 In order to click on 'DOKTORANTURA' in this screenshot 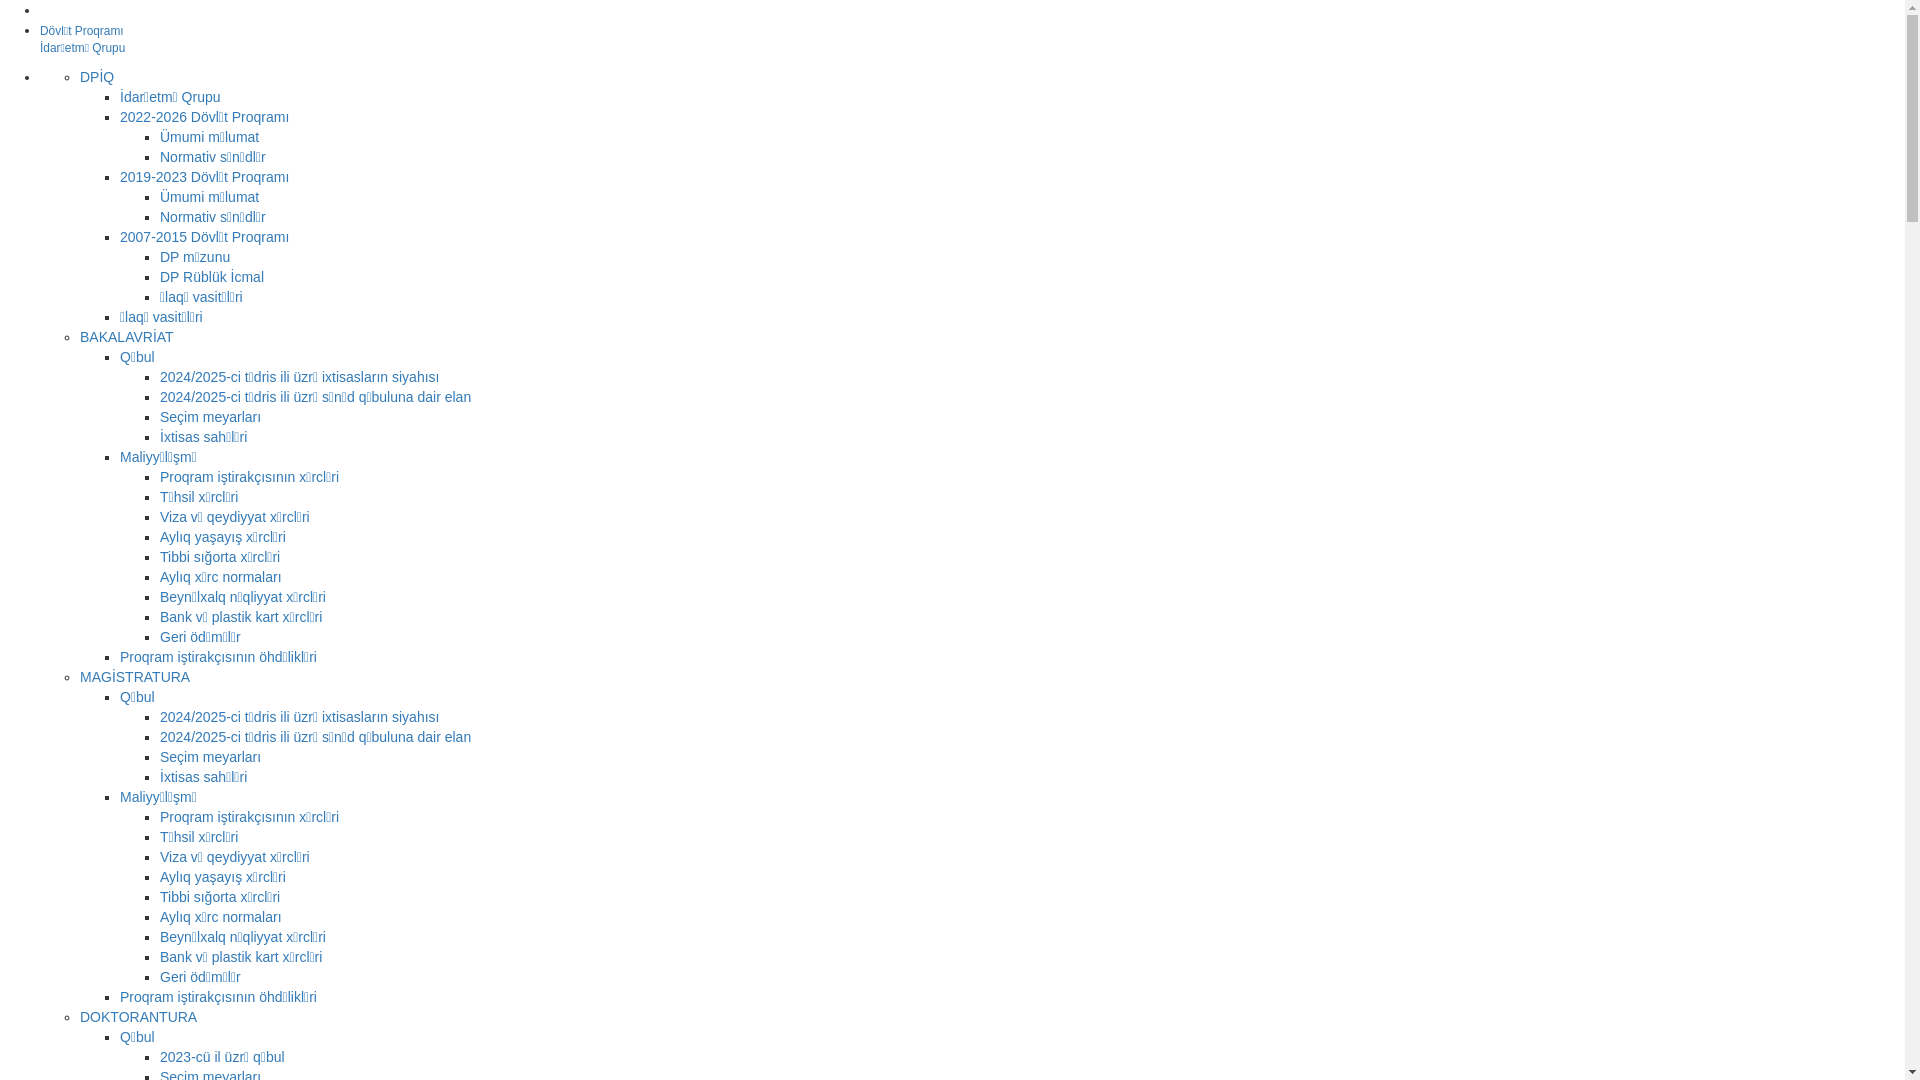, I will do `click(137, 1017)`.